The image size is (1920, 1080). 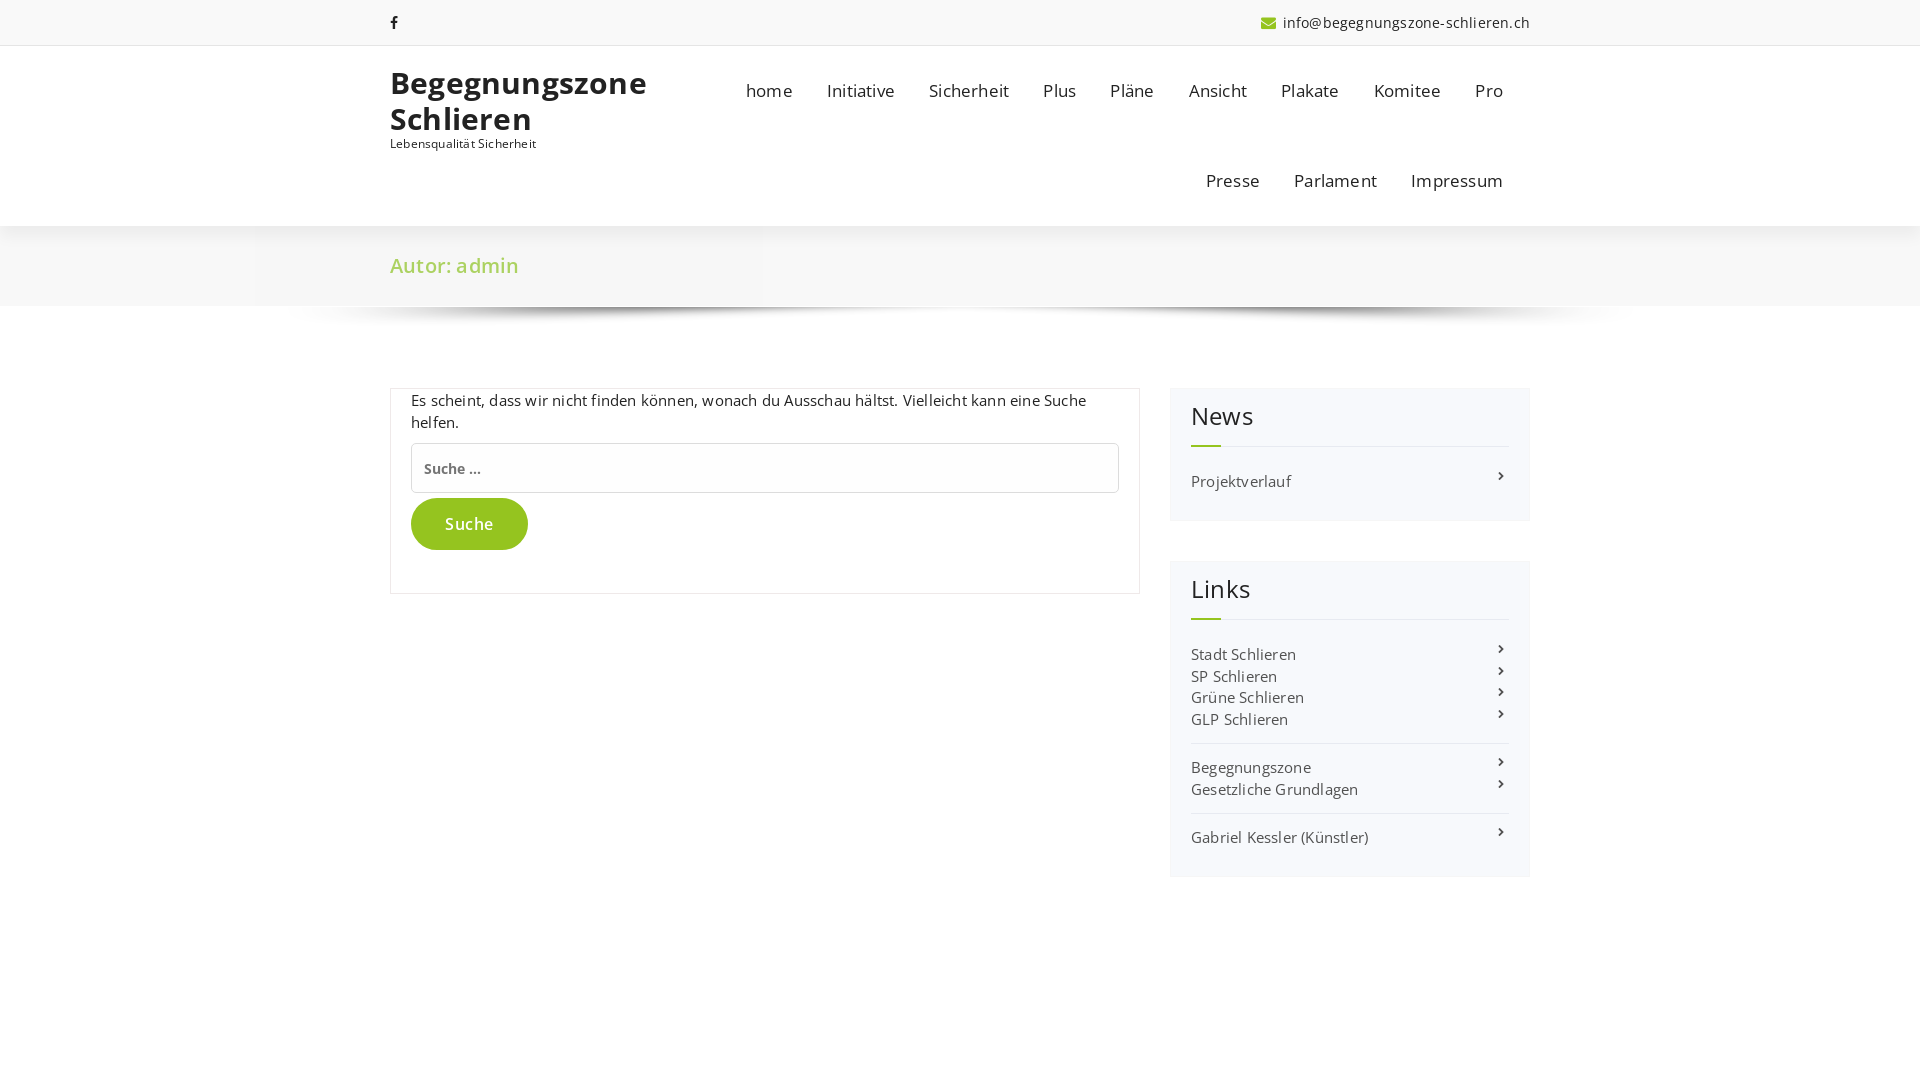 What do you see at coordinates (1240, 481) in the screenshot?
I see `'Projektverlauf'` at bounding box center [1240, 481].